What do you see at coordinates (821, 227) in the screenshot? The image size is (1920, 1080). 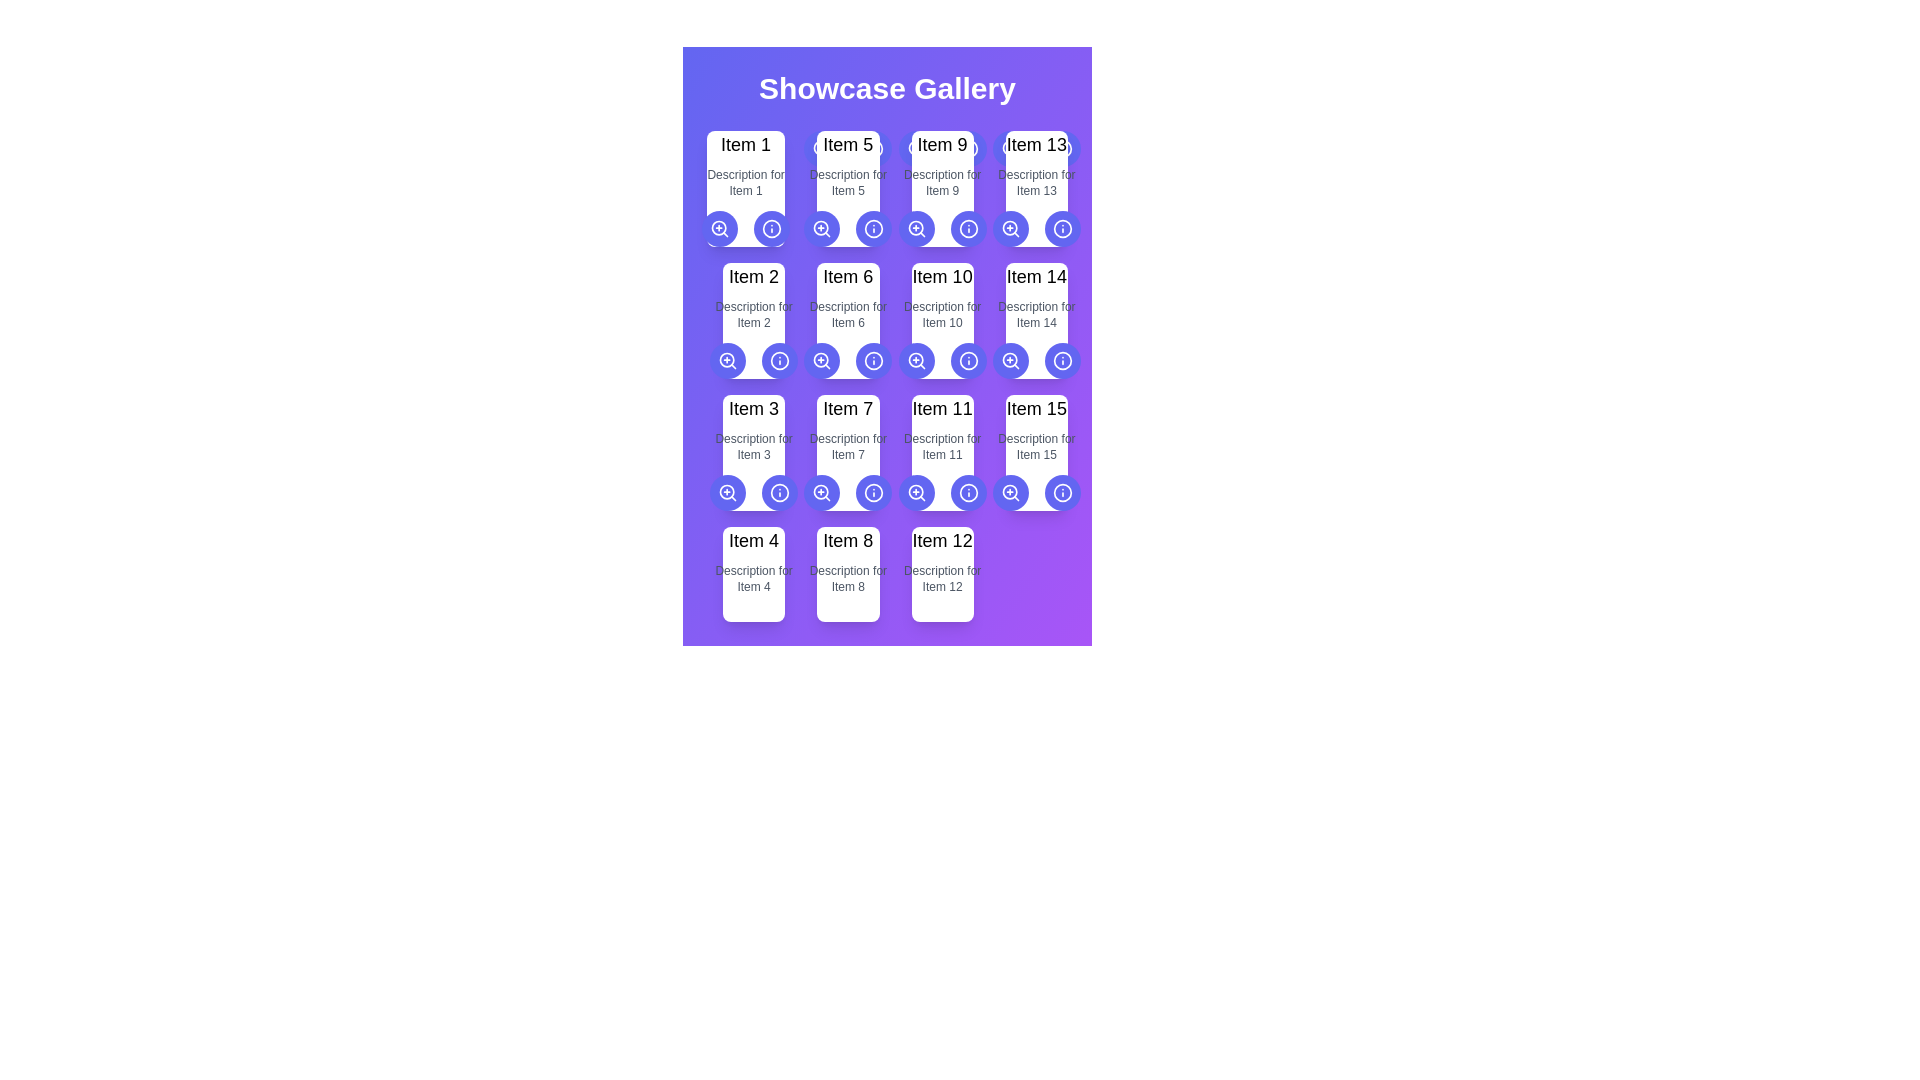 I see `the circular lens of the magnifying glass icon, which is part of the 'zoom-in' graphic, located near the 'Item 5' card in the grid layout` at bounding box center [821, 227].